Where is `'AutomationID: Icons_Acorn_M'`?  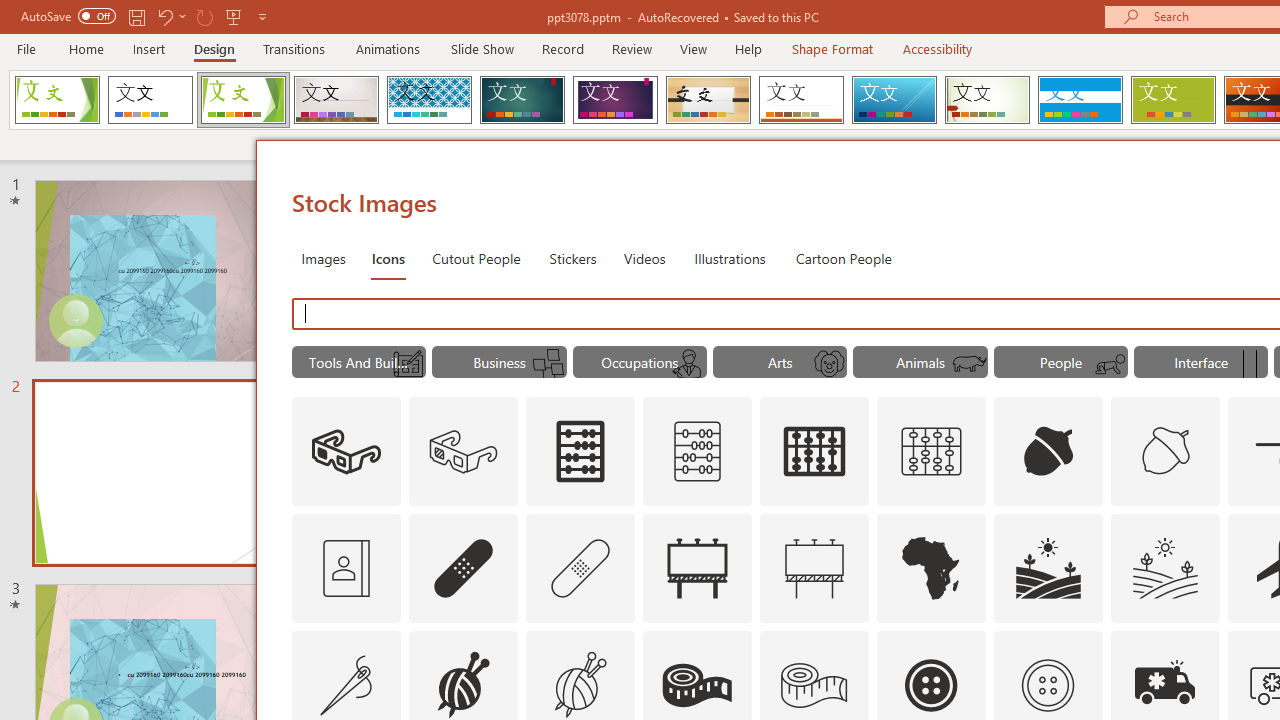
'AutomationID: Icons_Acorn_M' is located at coordinates (1166, 452).